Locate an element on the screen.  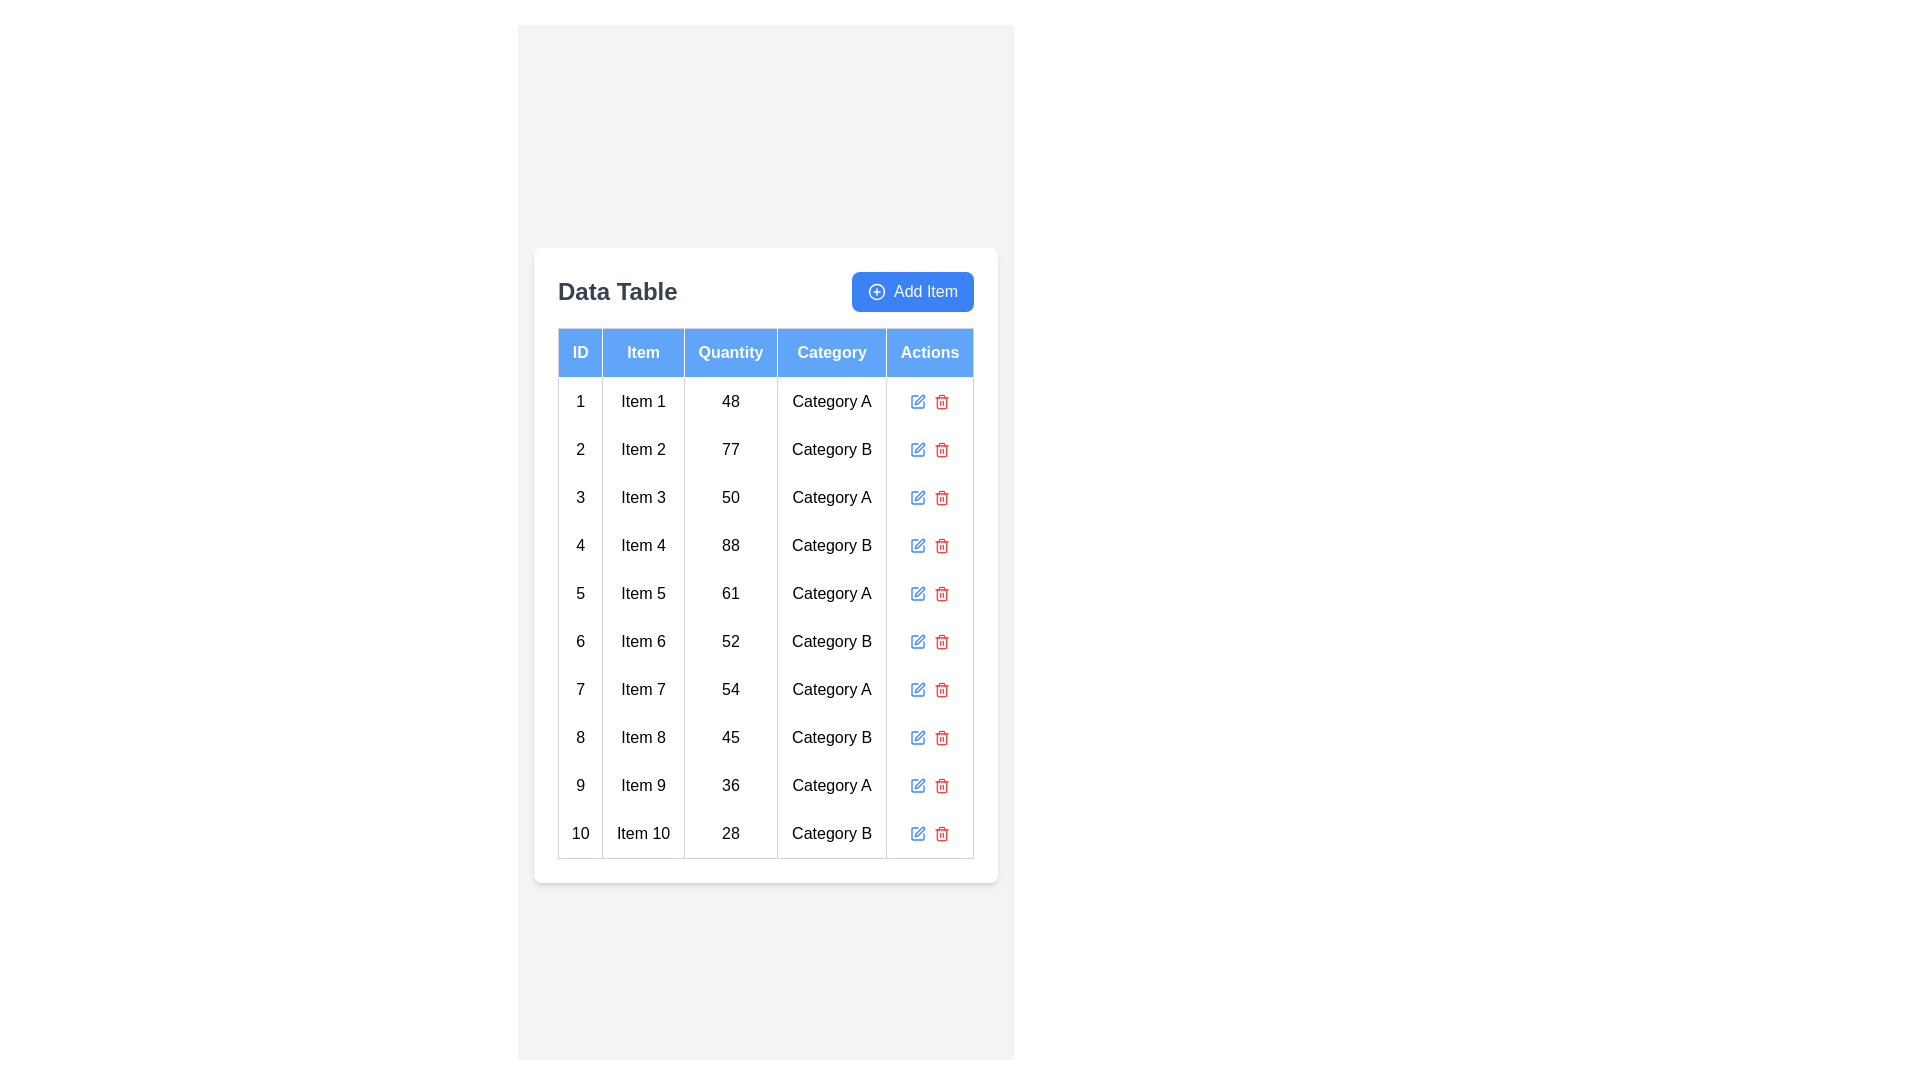
the text label displaying 'Item 1' located in the second cell of the first row of the table structure is located at coordinates (643, 401).